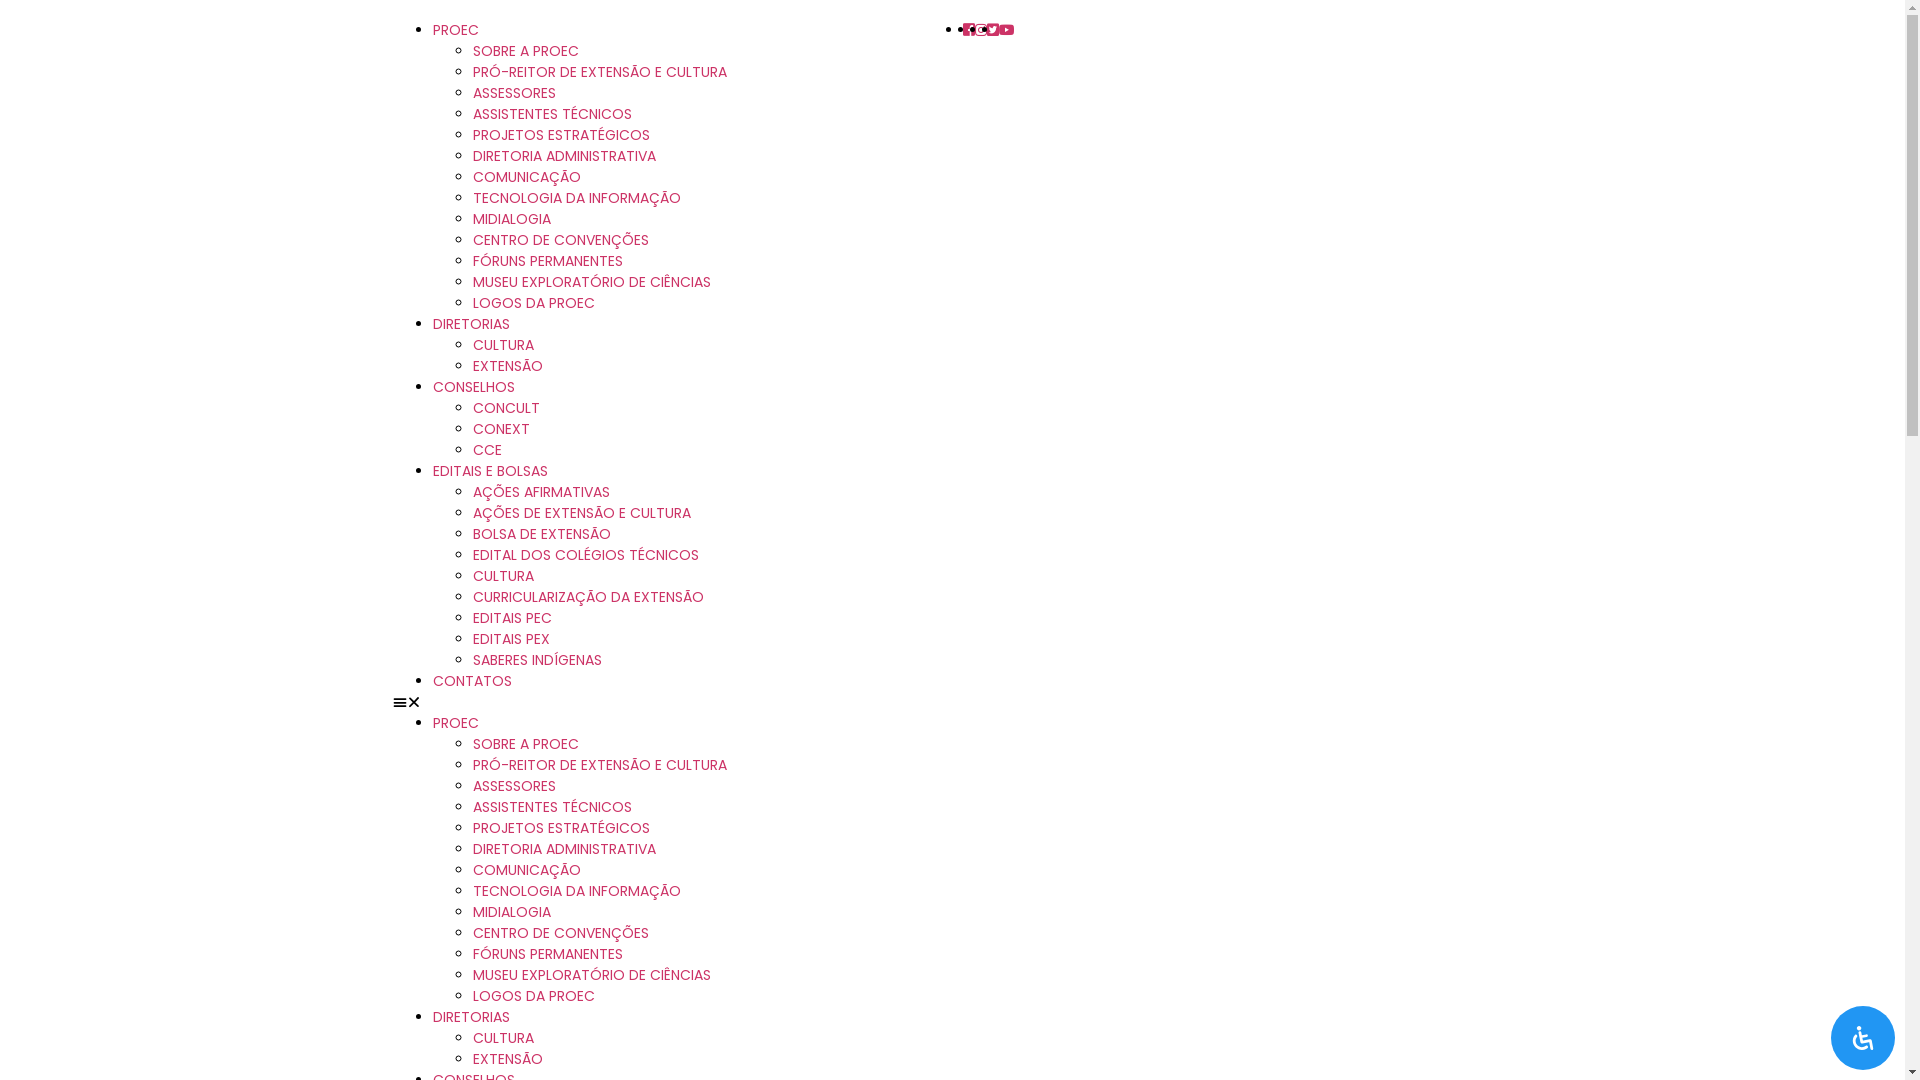 The image size is (1920, 1080). I want to click on 'MIDIALOGIA', so click(510, 219).